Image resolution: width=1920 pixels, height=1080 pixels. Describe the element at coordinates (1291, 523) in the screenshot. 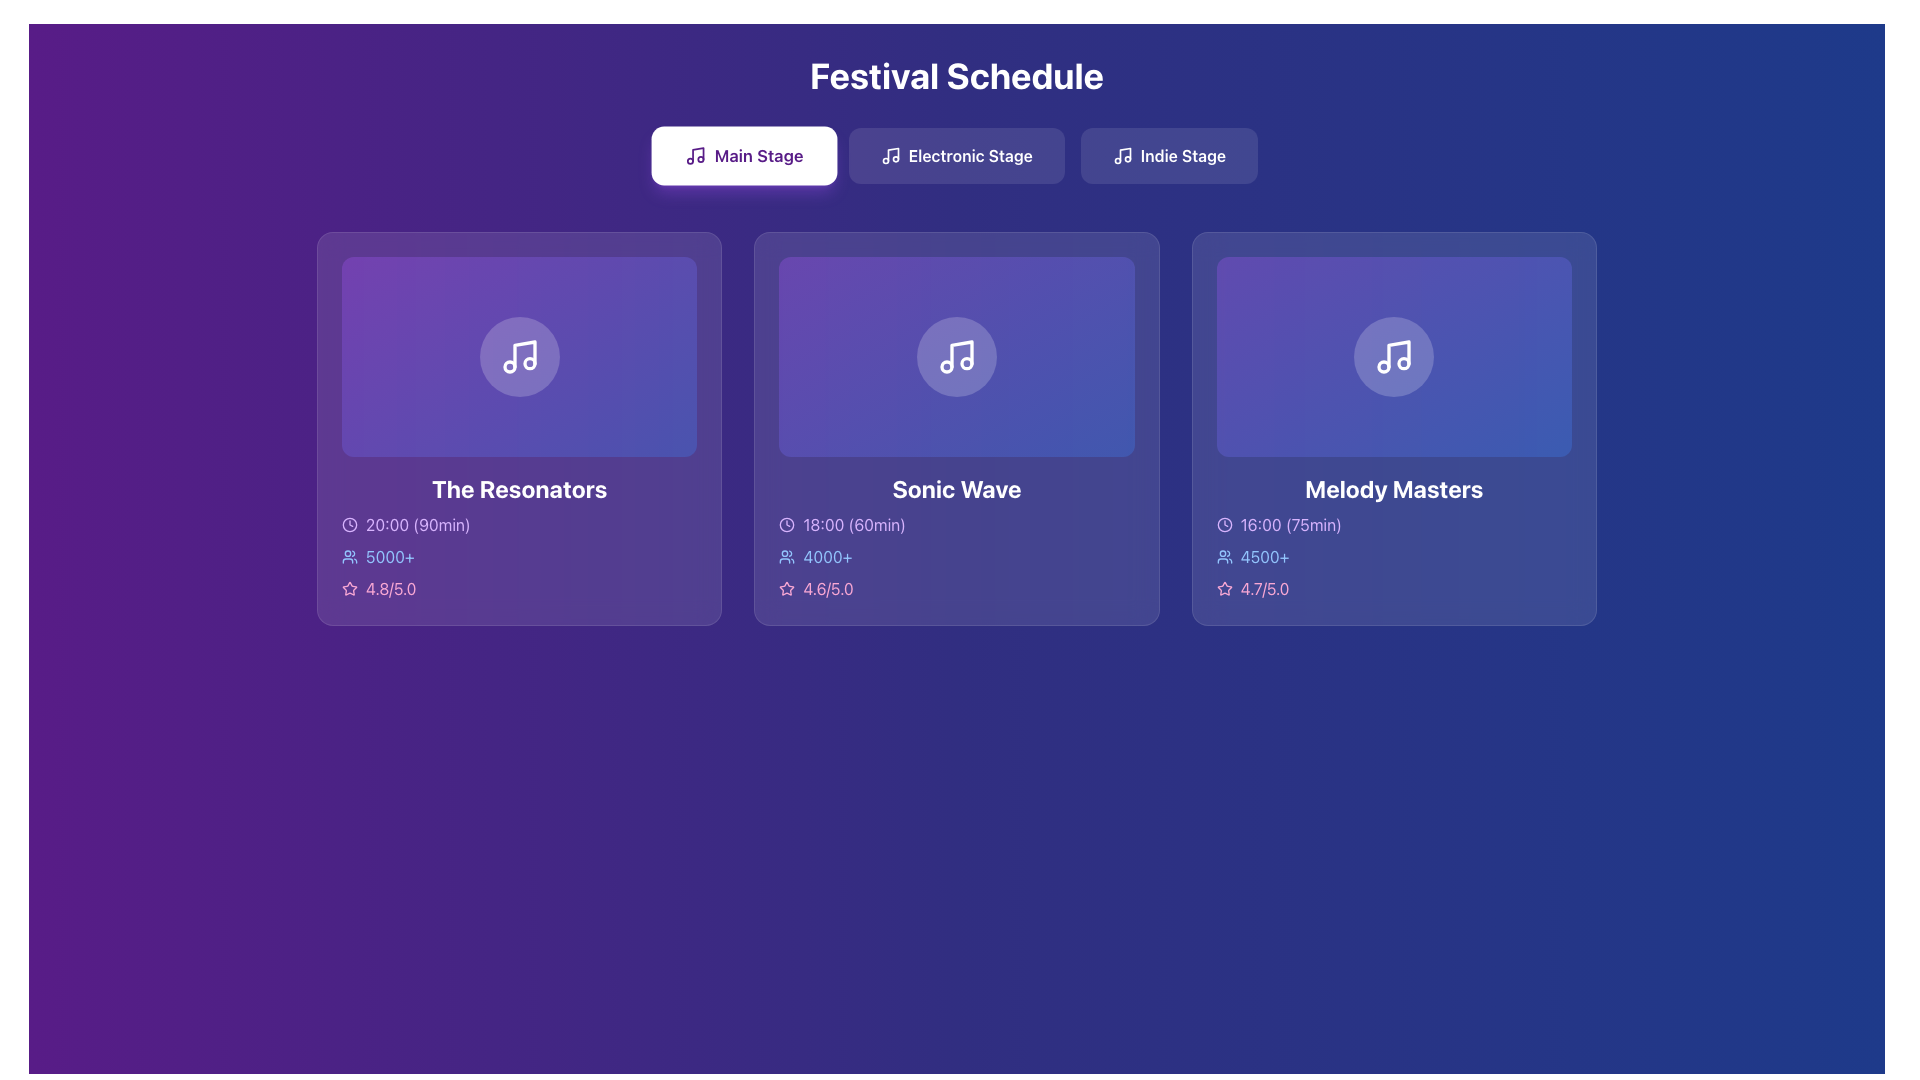

I see `time information displayed in the light purple text label showing '16:00 (75min)' located in the third event card titled 'Melody Masters' in the 'Festival Schedule' interface` at that location.